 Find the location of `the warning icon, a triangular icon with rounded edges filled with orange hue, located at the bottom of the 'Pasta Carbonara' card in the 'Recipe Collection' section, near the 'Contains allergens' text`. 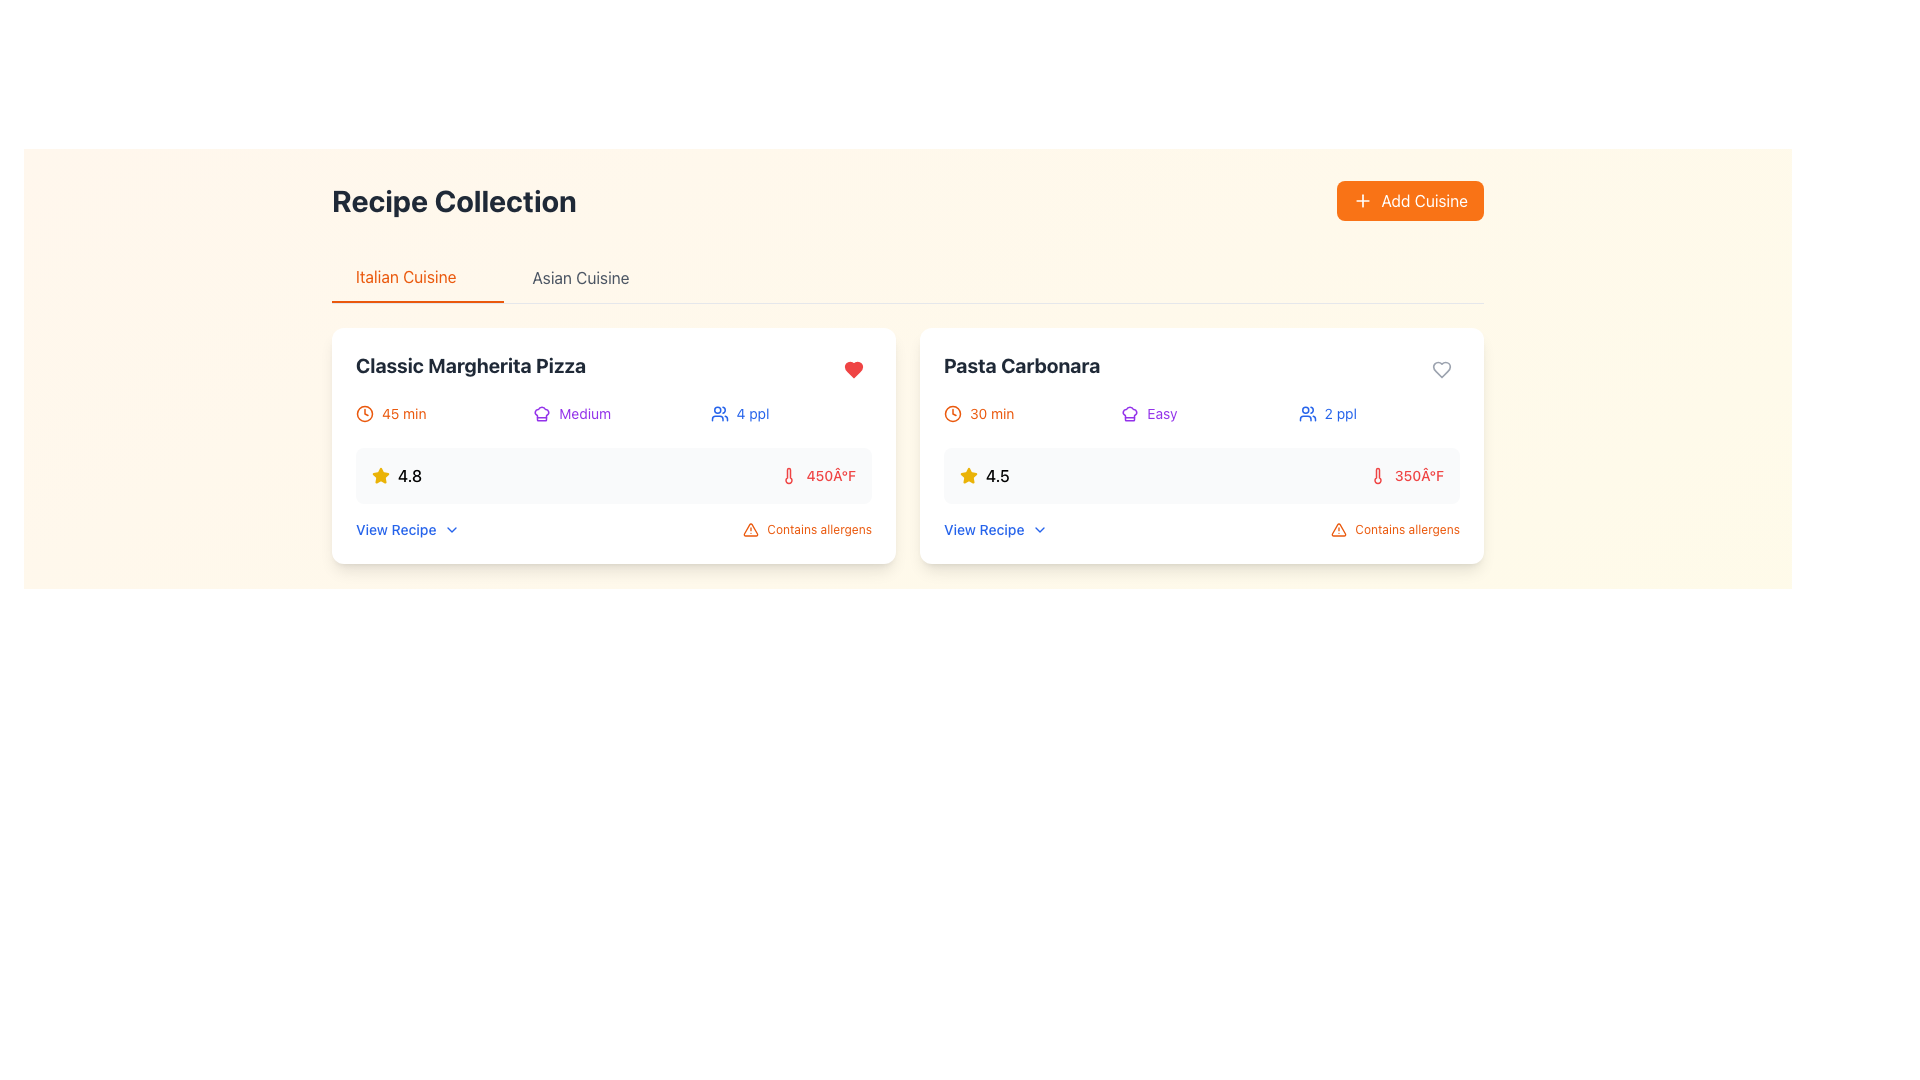

the warning icon, a triangular icon with rounded edges filled with orange hue, located at the bottom of the 'Pasta Carbonara' card in the 'Recipe Collection' section, near the 'Contains allergens' text is located at coordinates (750, 528).